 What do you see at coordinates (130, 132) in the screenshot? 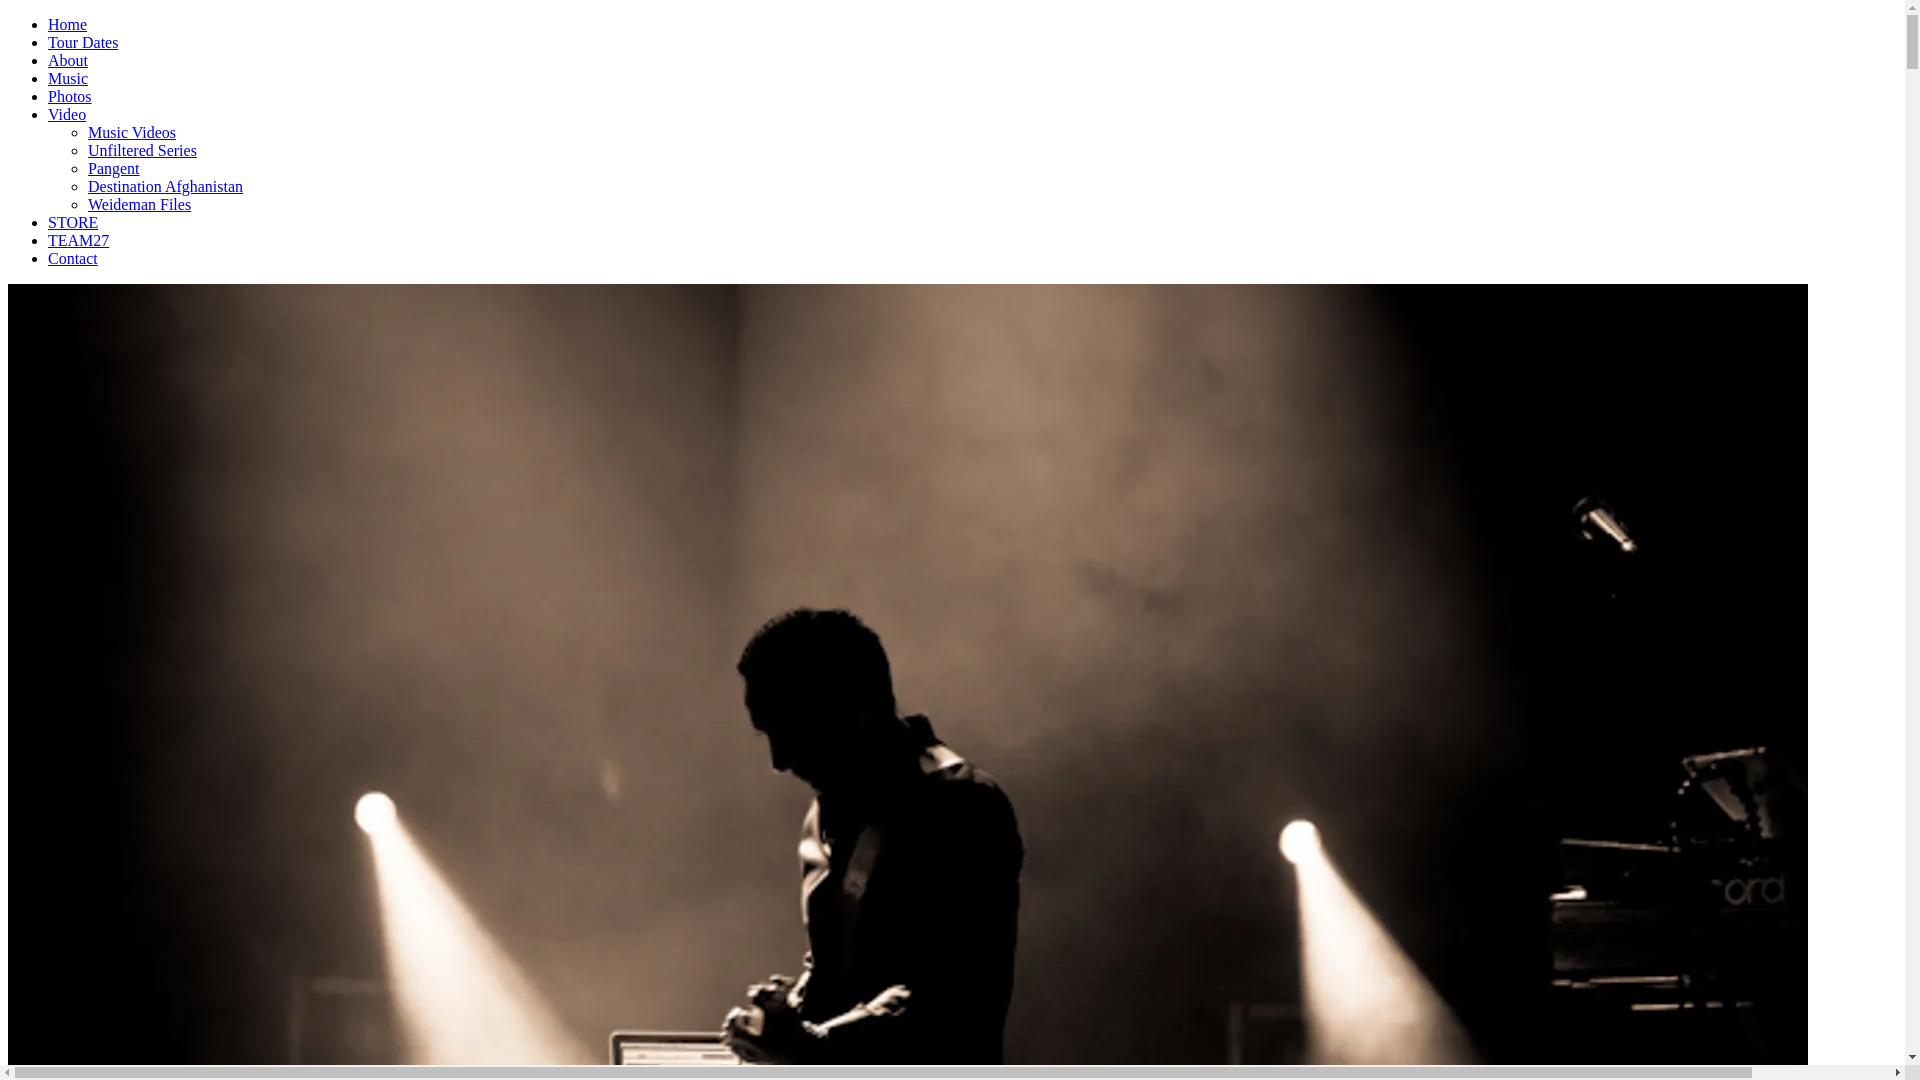
I see `'Music Videos'` at bounding box center [130, 132].